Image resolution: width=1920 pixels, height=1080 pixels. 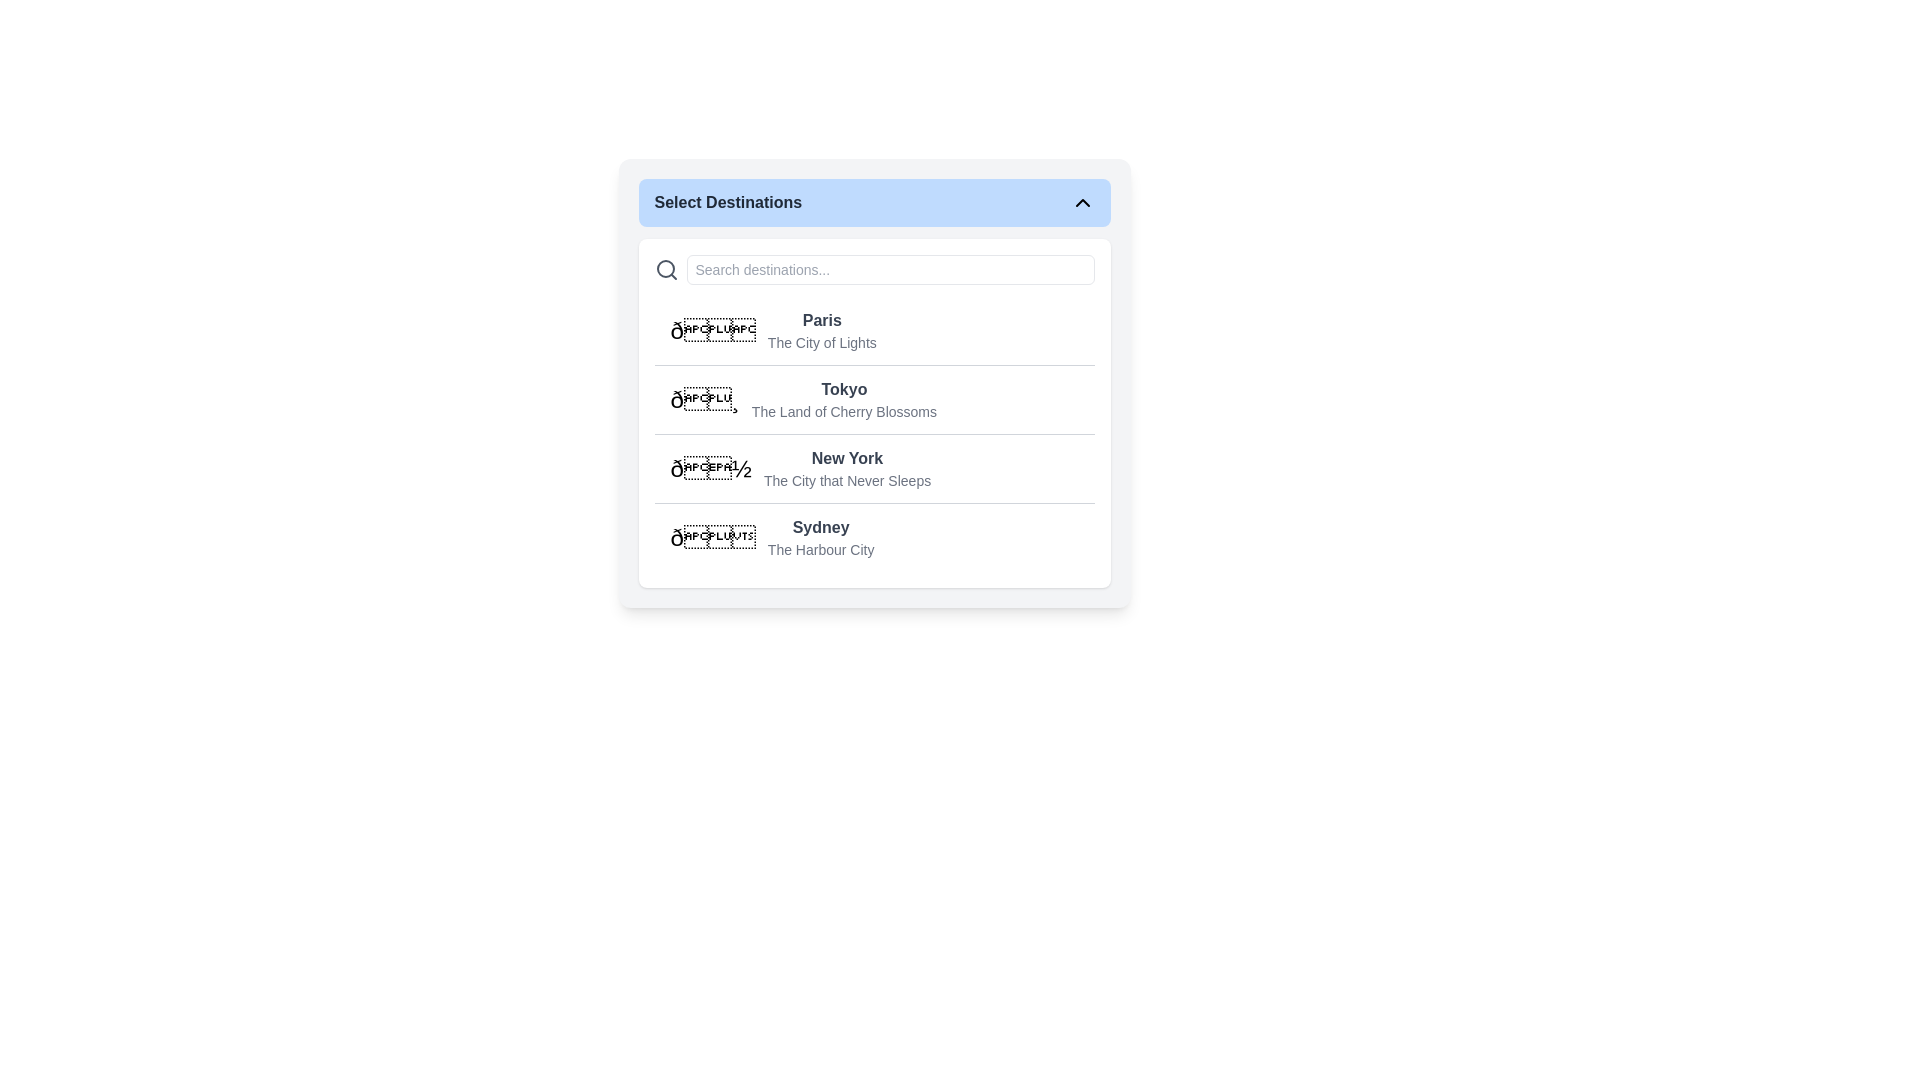 I want to click on the Icon or decorative text element representing 'Paris', located at the beginning of the row adjacent to the text 'Paris', so click(x=713, y=330).